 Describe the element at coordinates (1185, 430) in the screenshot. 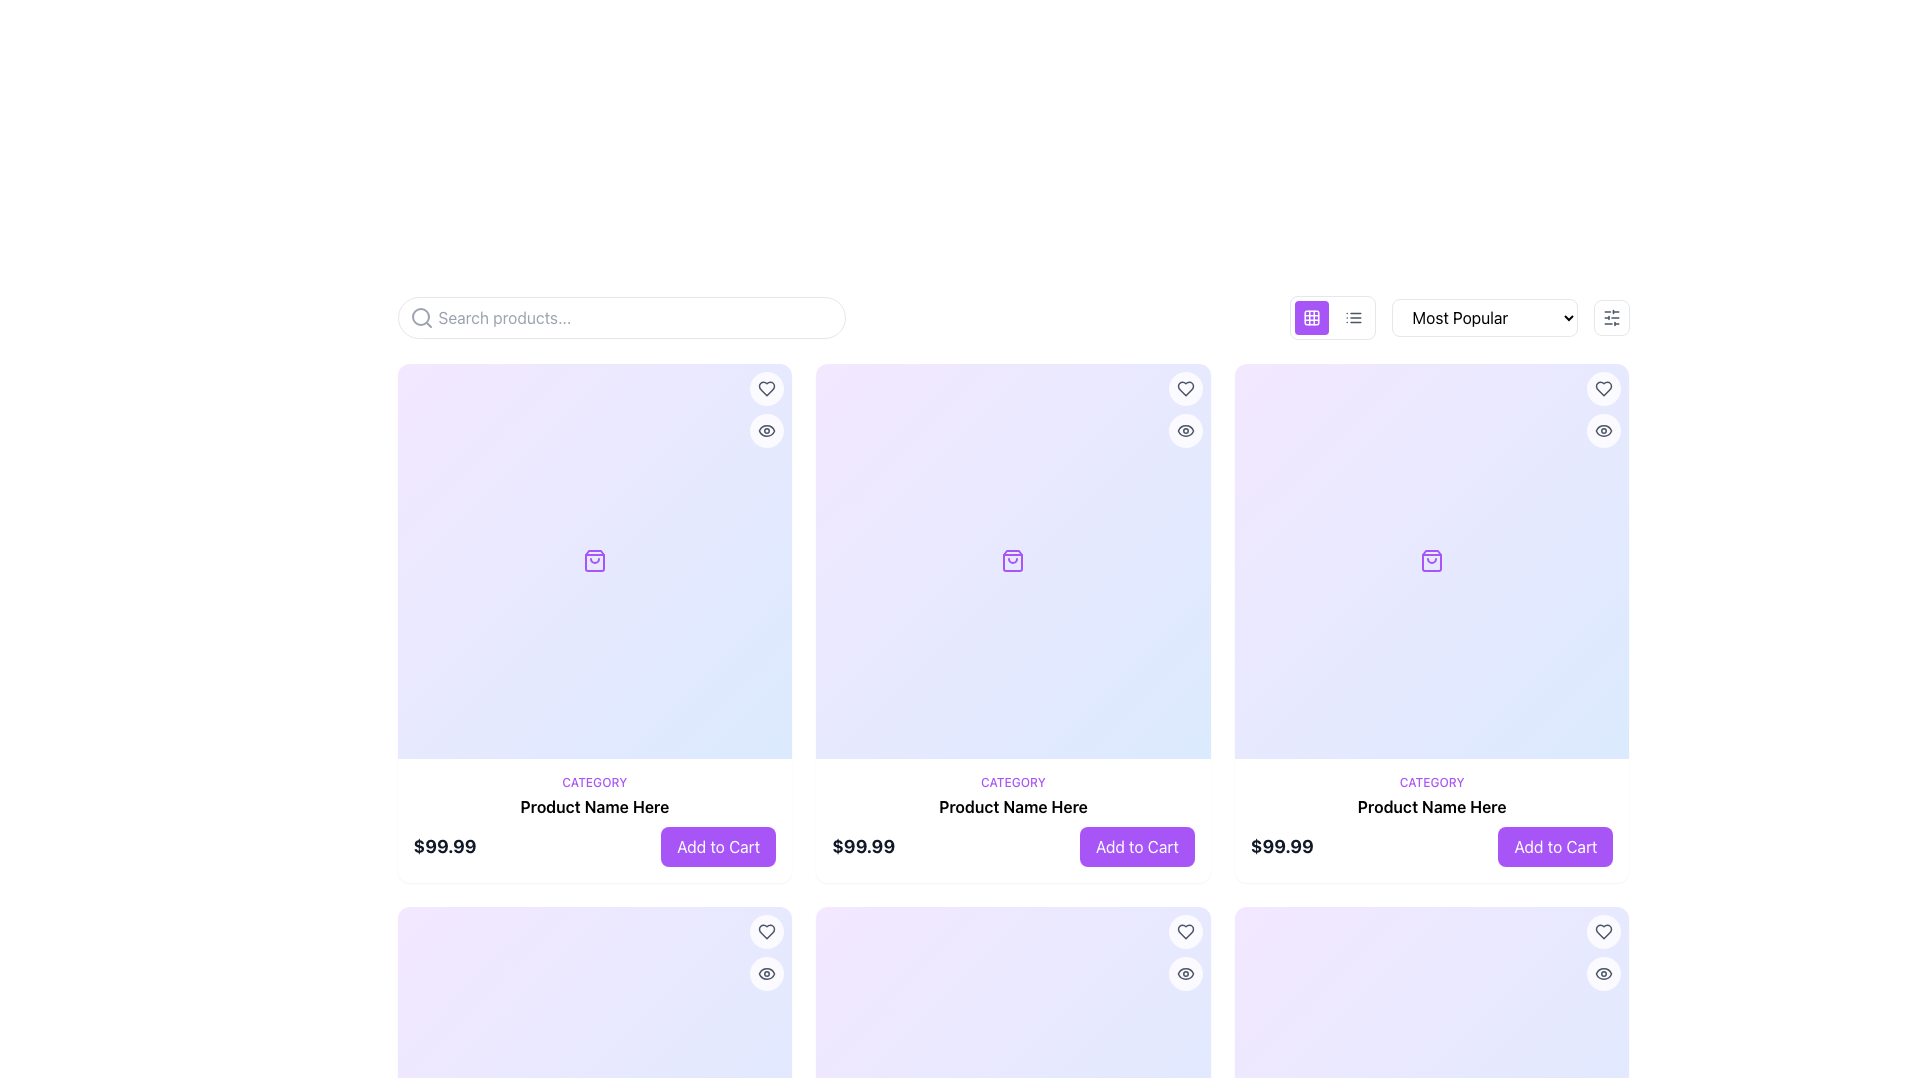

I see `the circular button with a white background and gray outline, which features an eye icon, to change its color` at that location.